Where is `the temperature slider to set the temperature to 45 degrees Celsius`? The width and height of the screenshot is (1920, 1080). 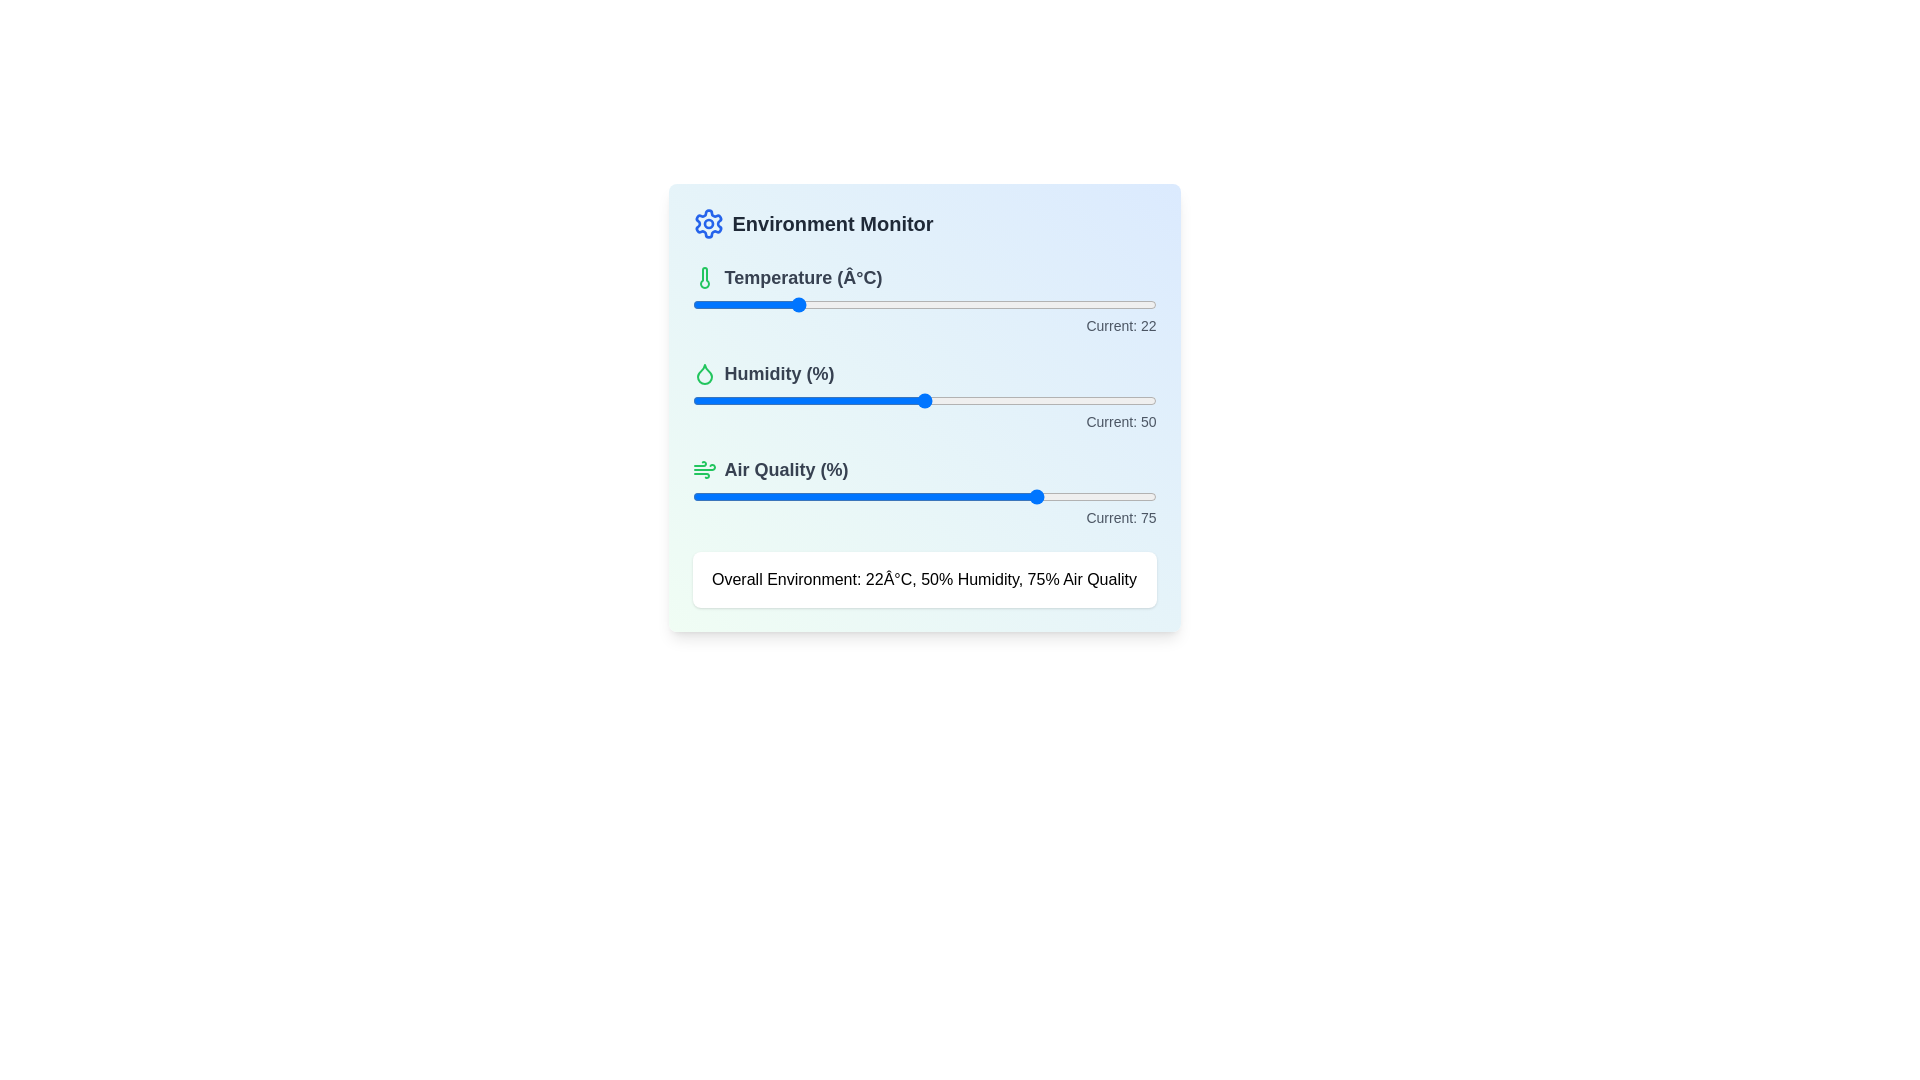
the temperature slider to set the temperature to 45 degrees Celsius is located at coordinates (900, 304).